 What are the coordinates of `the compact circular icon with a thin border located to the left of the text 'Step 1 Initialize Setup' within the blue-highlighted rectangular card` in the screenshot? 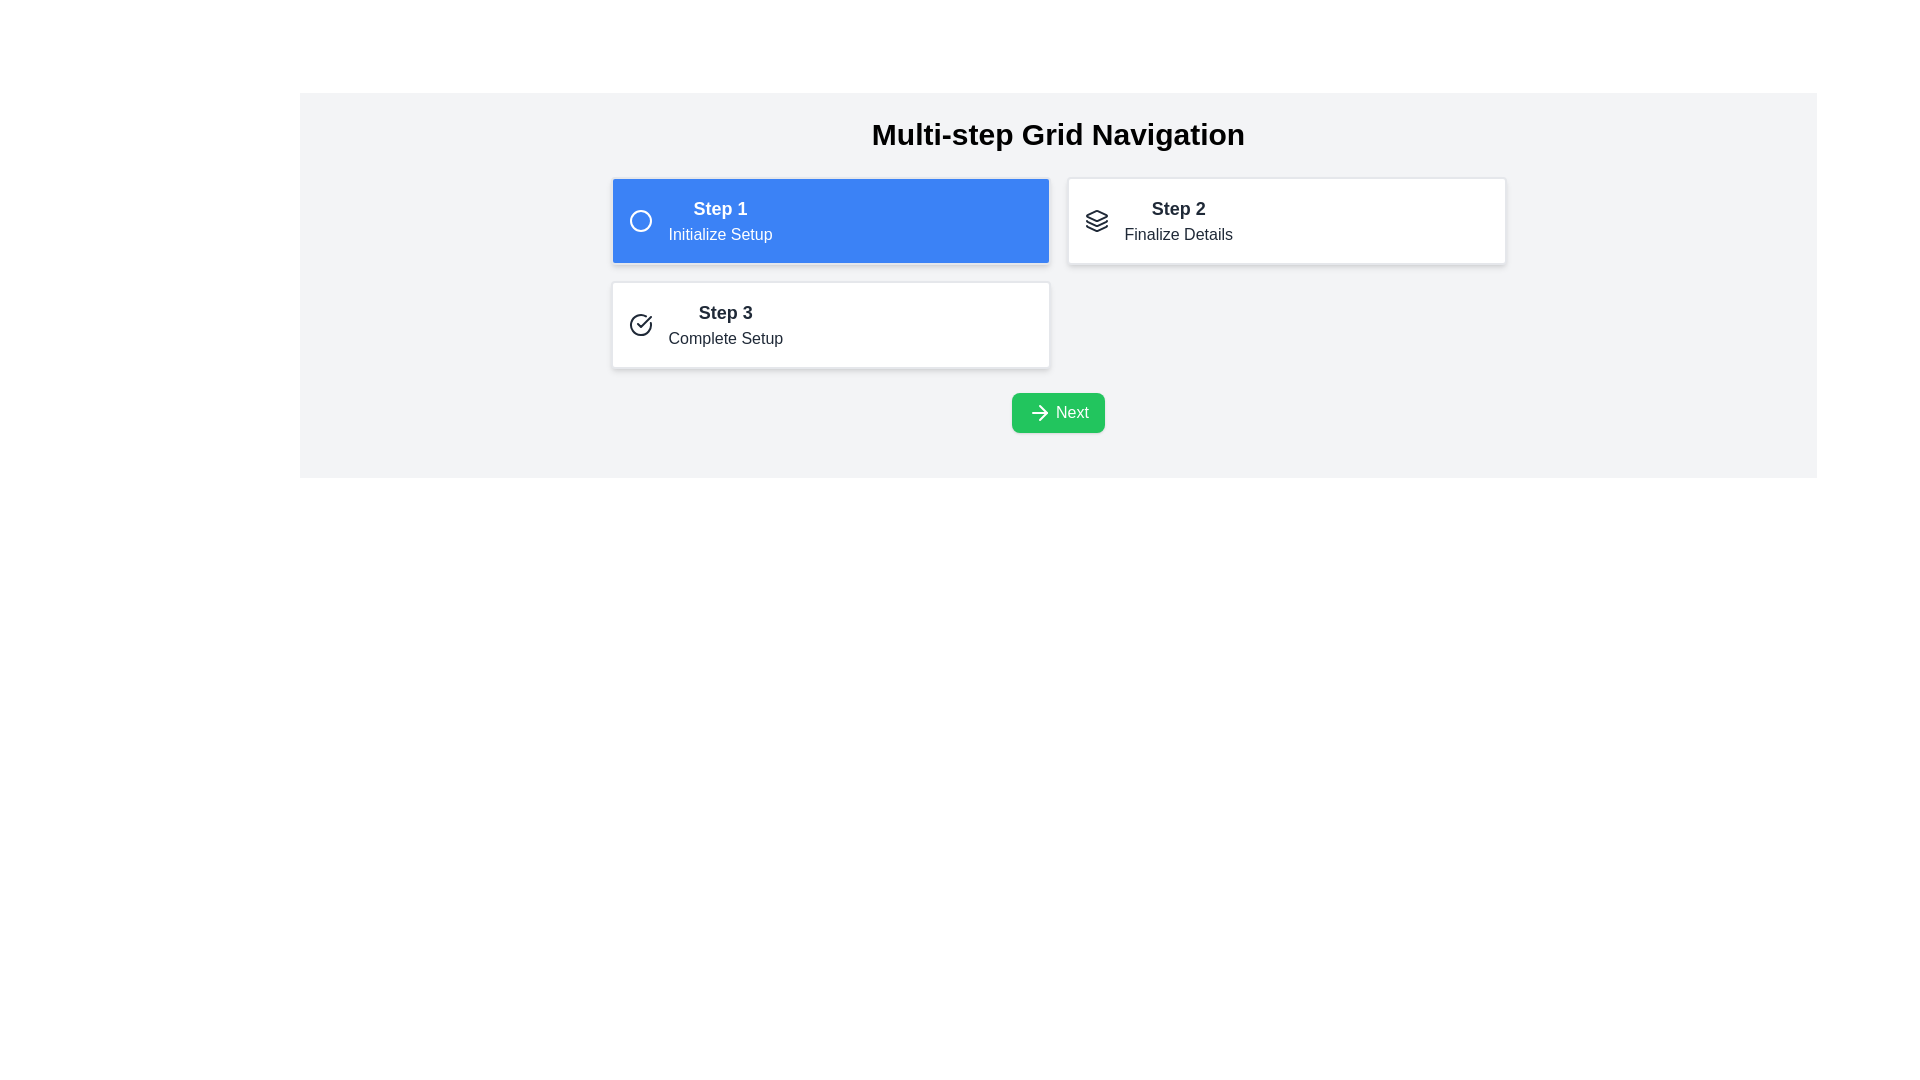 It's located at (640, 220).